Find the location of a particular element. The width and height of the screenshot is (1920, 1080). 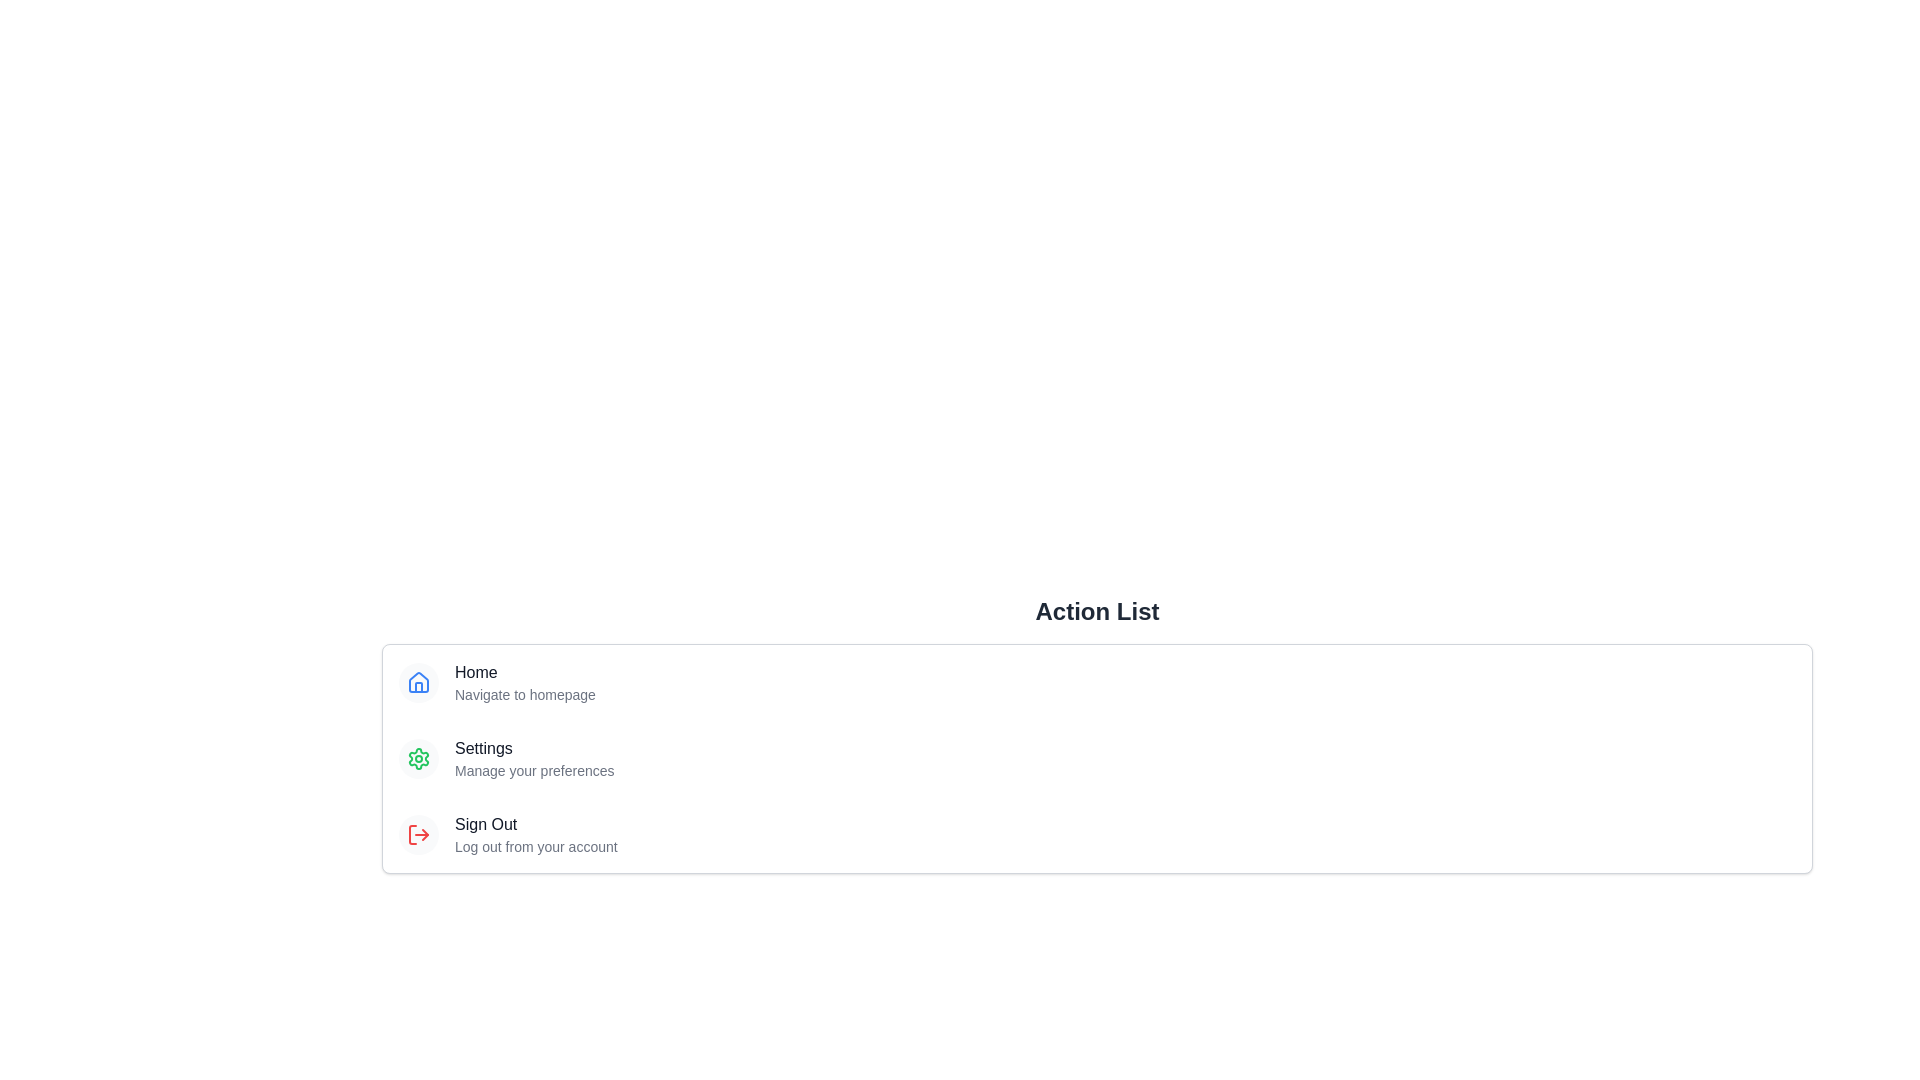

the text label indicating user settings preferences is located at coordinates (534, 748).